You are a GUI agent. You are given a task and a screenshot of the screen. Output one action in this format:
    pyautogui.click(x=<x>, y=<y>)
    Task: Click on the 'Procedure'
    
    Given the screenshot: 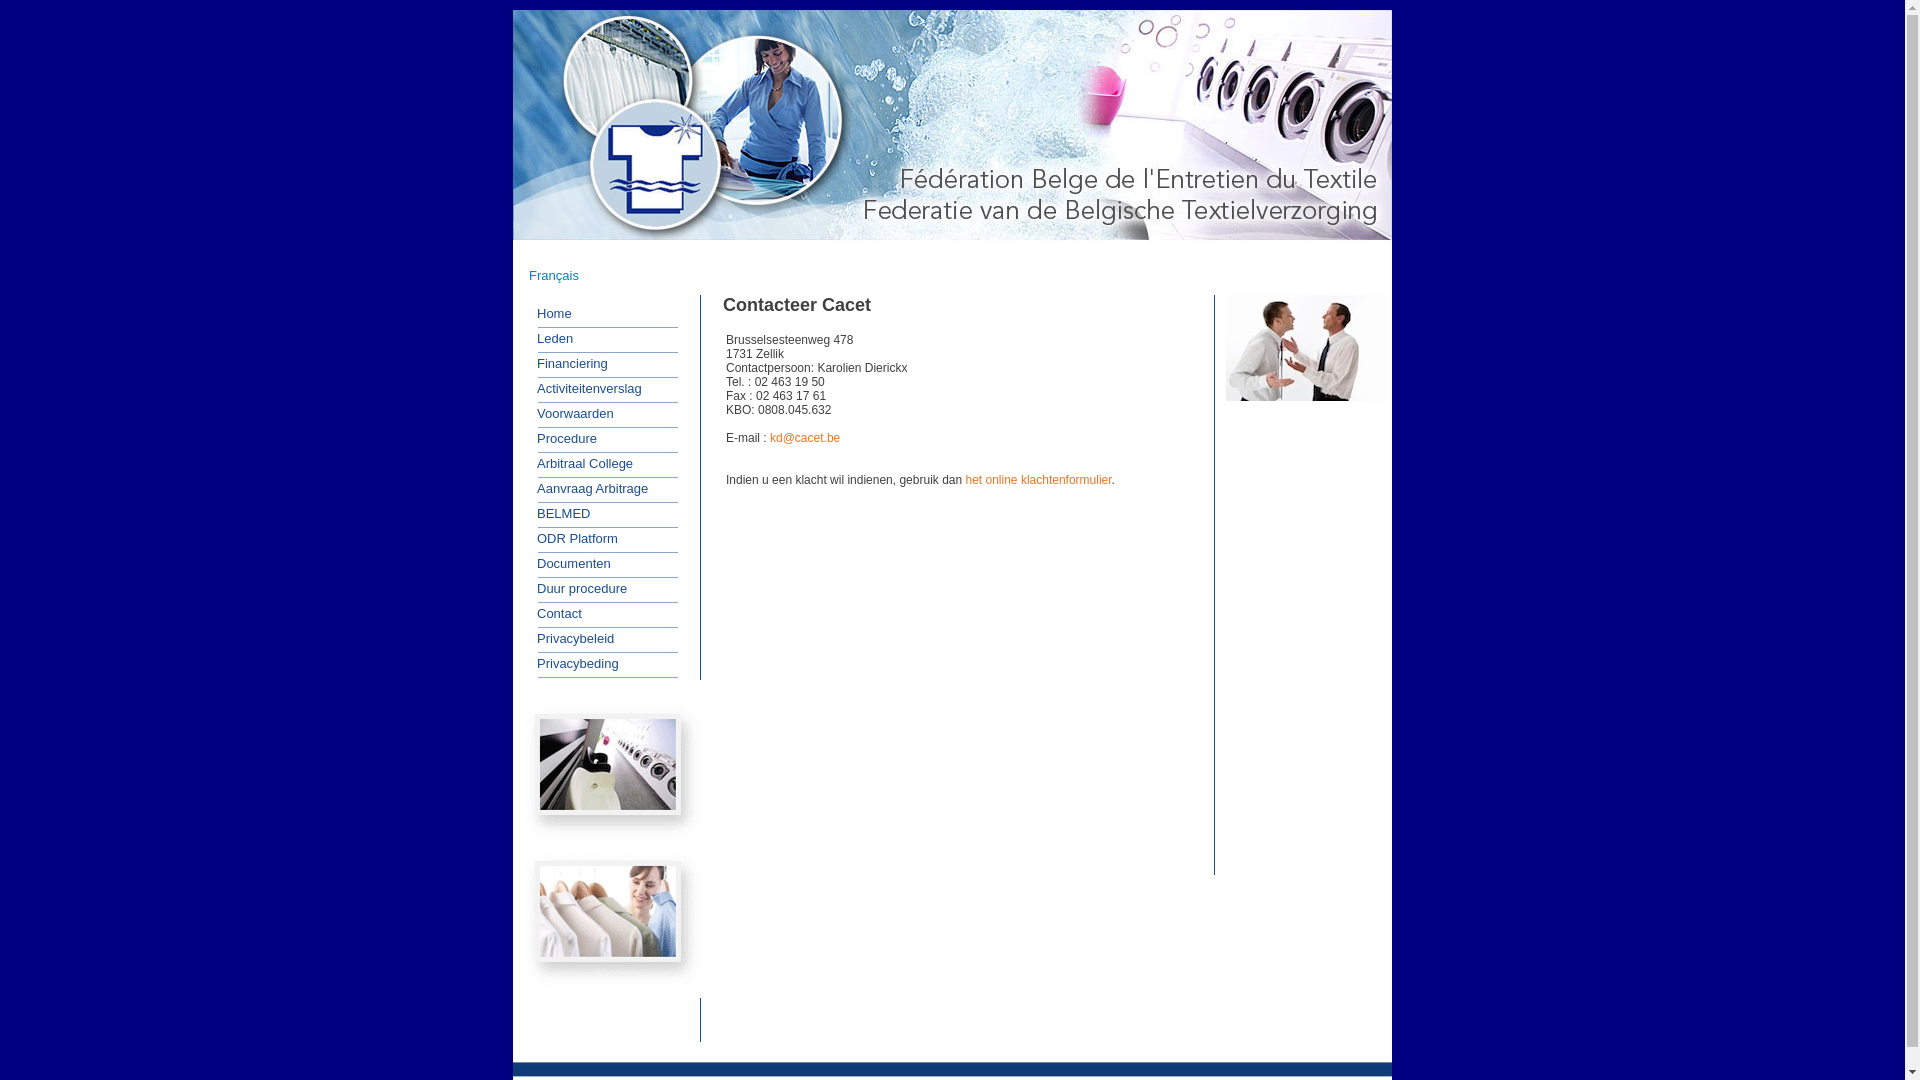 What is the action you would take?
    pyautogui.click(x=560, y=438)
    